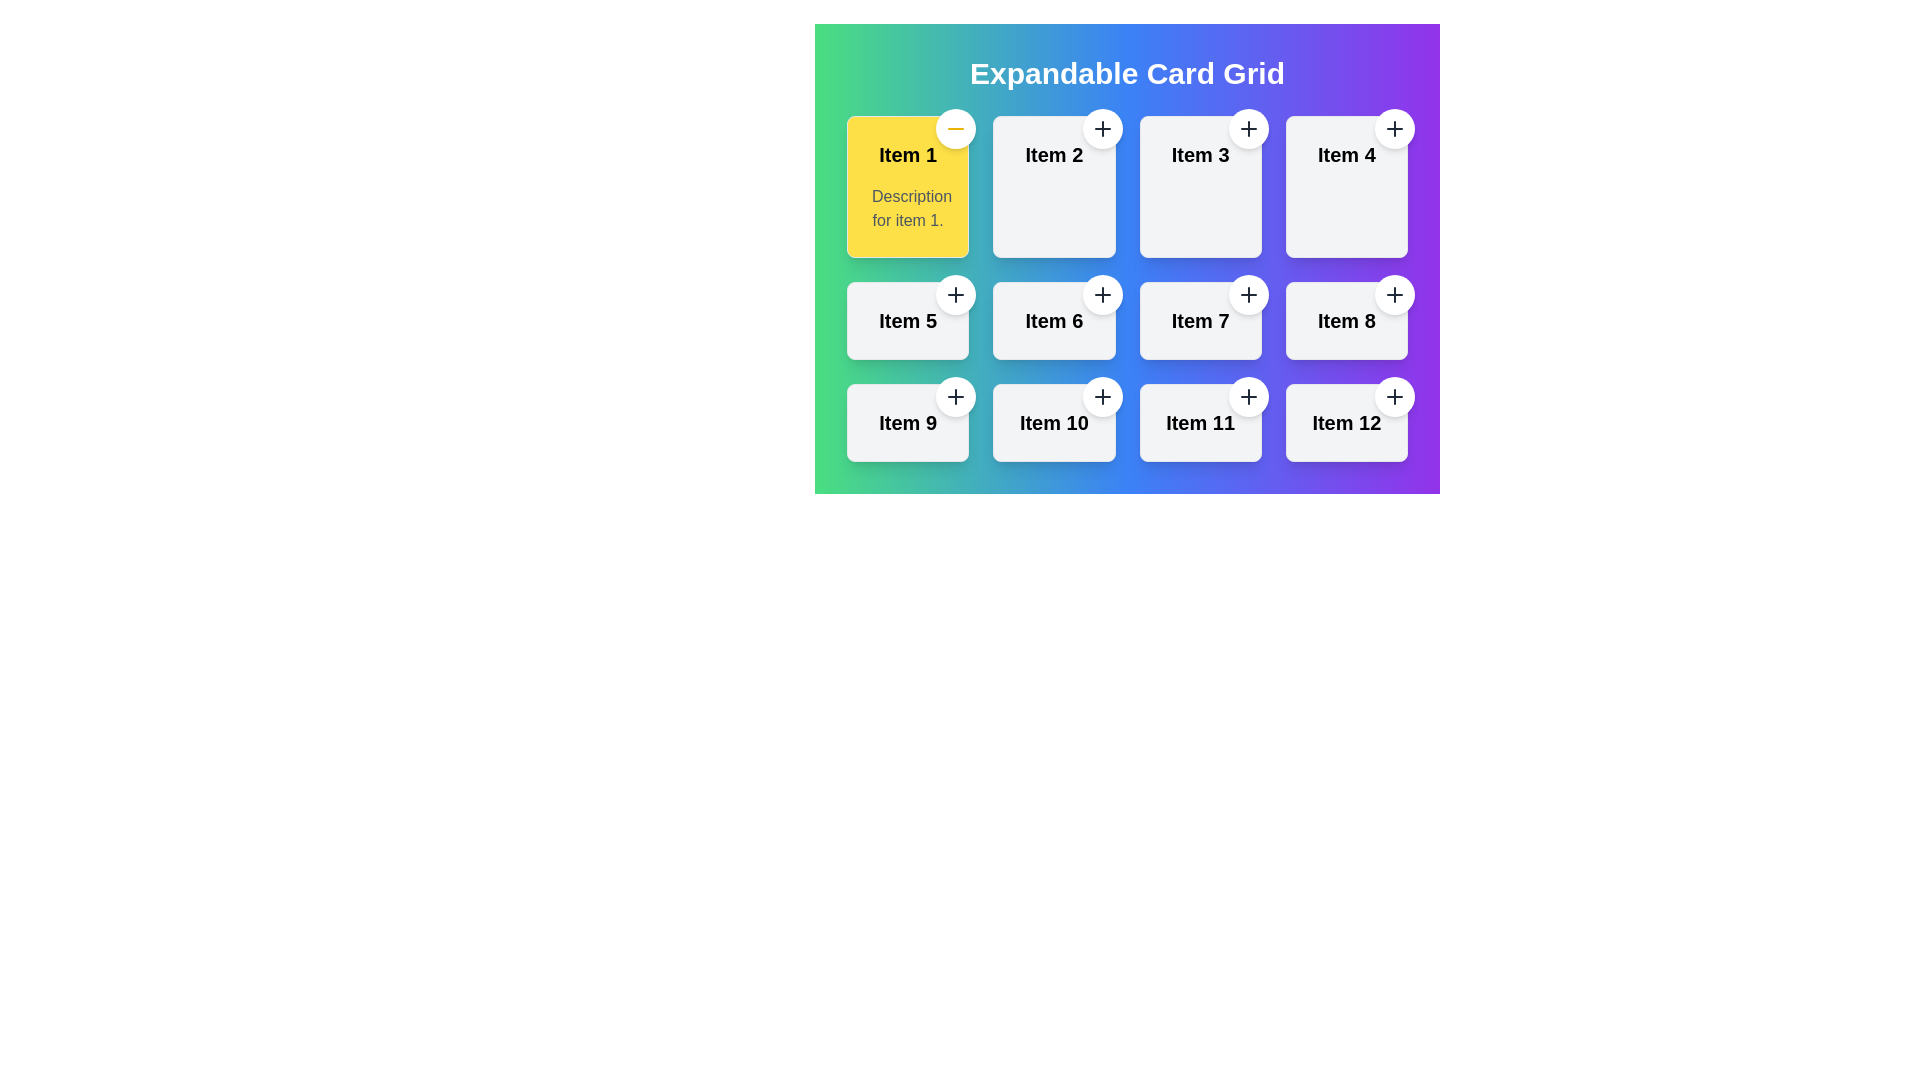 The width and height of the screenshot is (1920, 1080). What do you see at coordinates (907, 319) in the screenshot?
I see `the text label located in the center of the fifth card in a 4x3 grid layout, situated in the second row, first column, for reading purposes` at bounding box center [907, 319].